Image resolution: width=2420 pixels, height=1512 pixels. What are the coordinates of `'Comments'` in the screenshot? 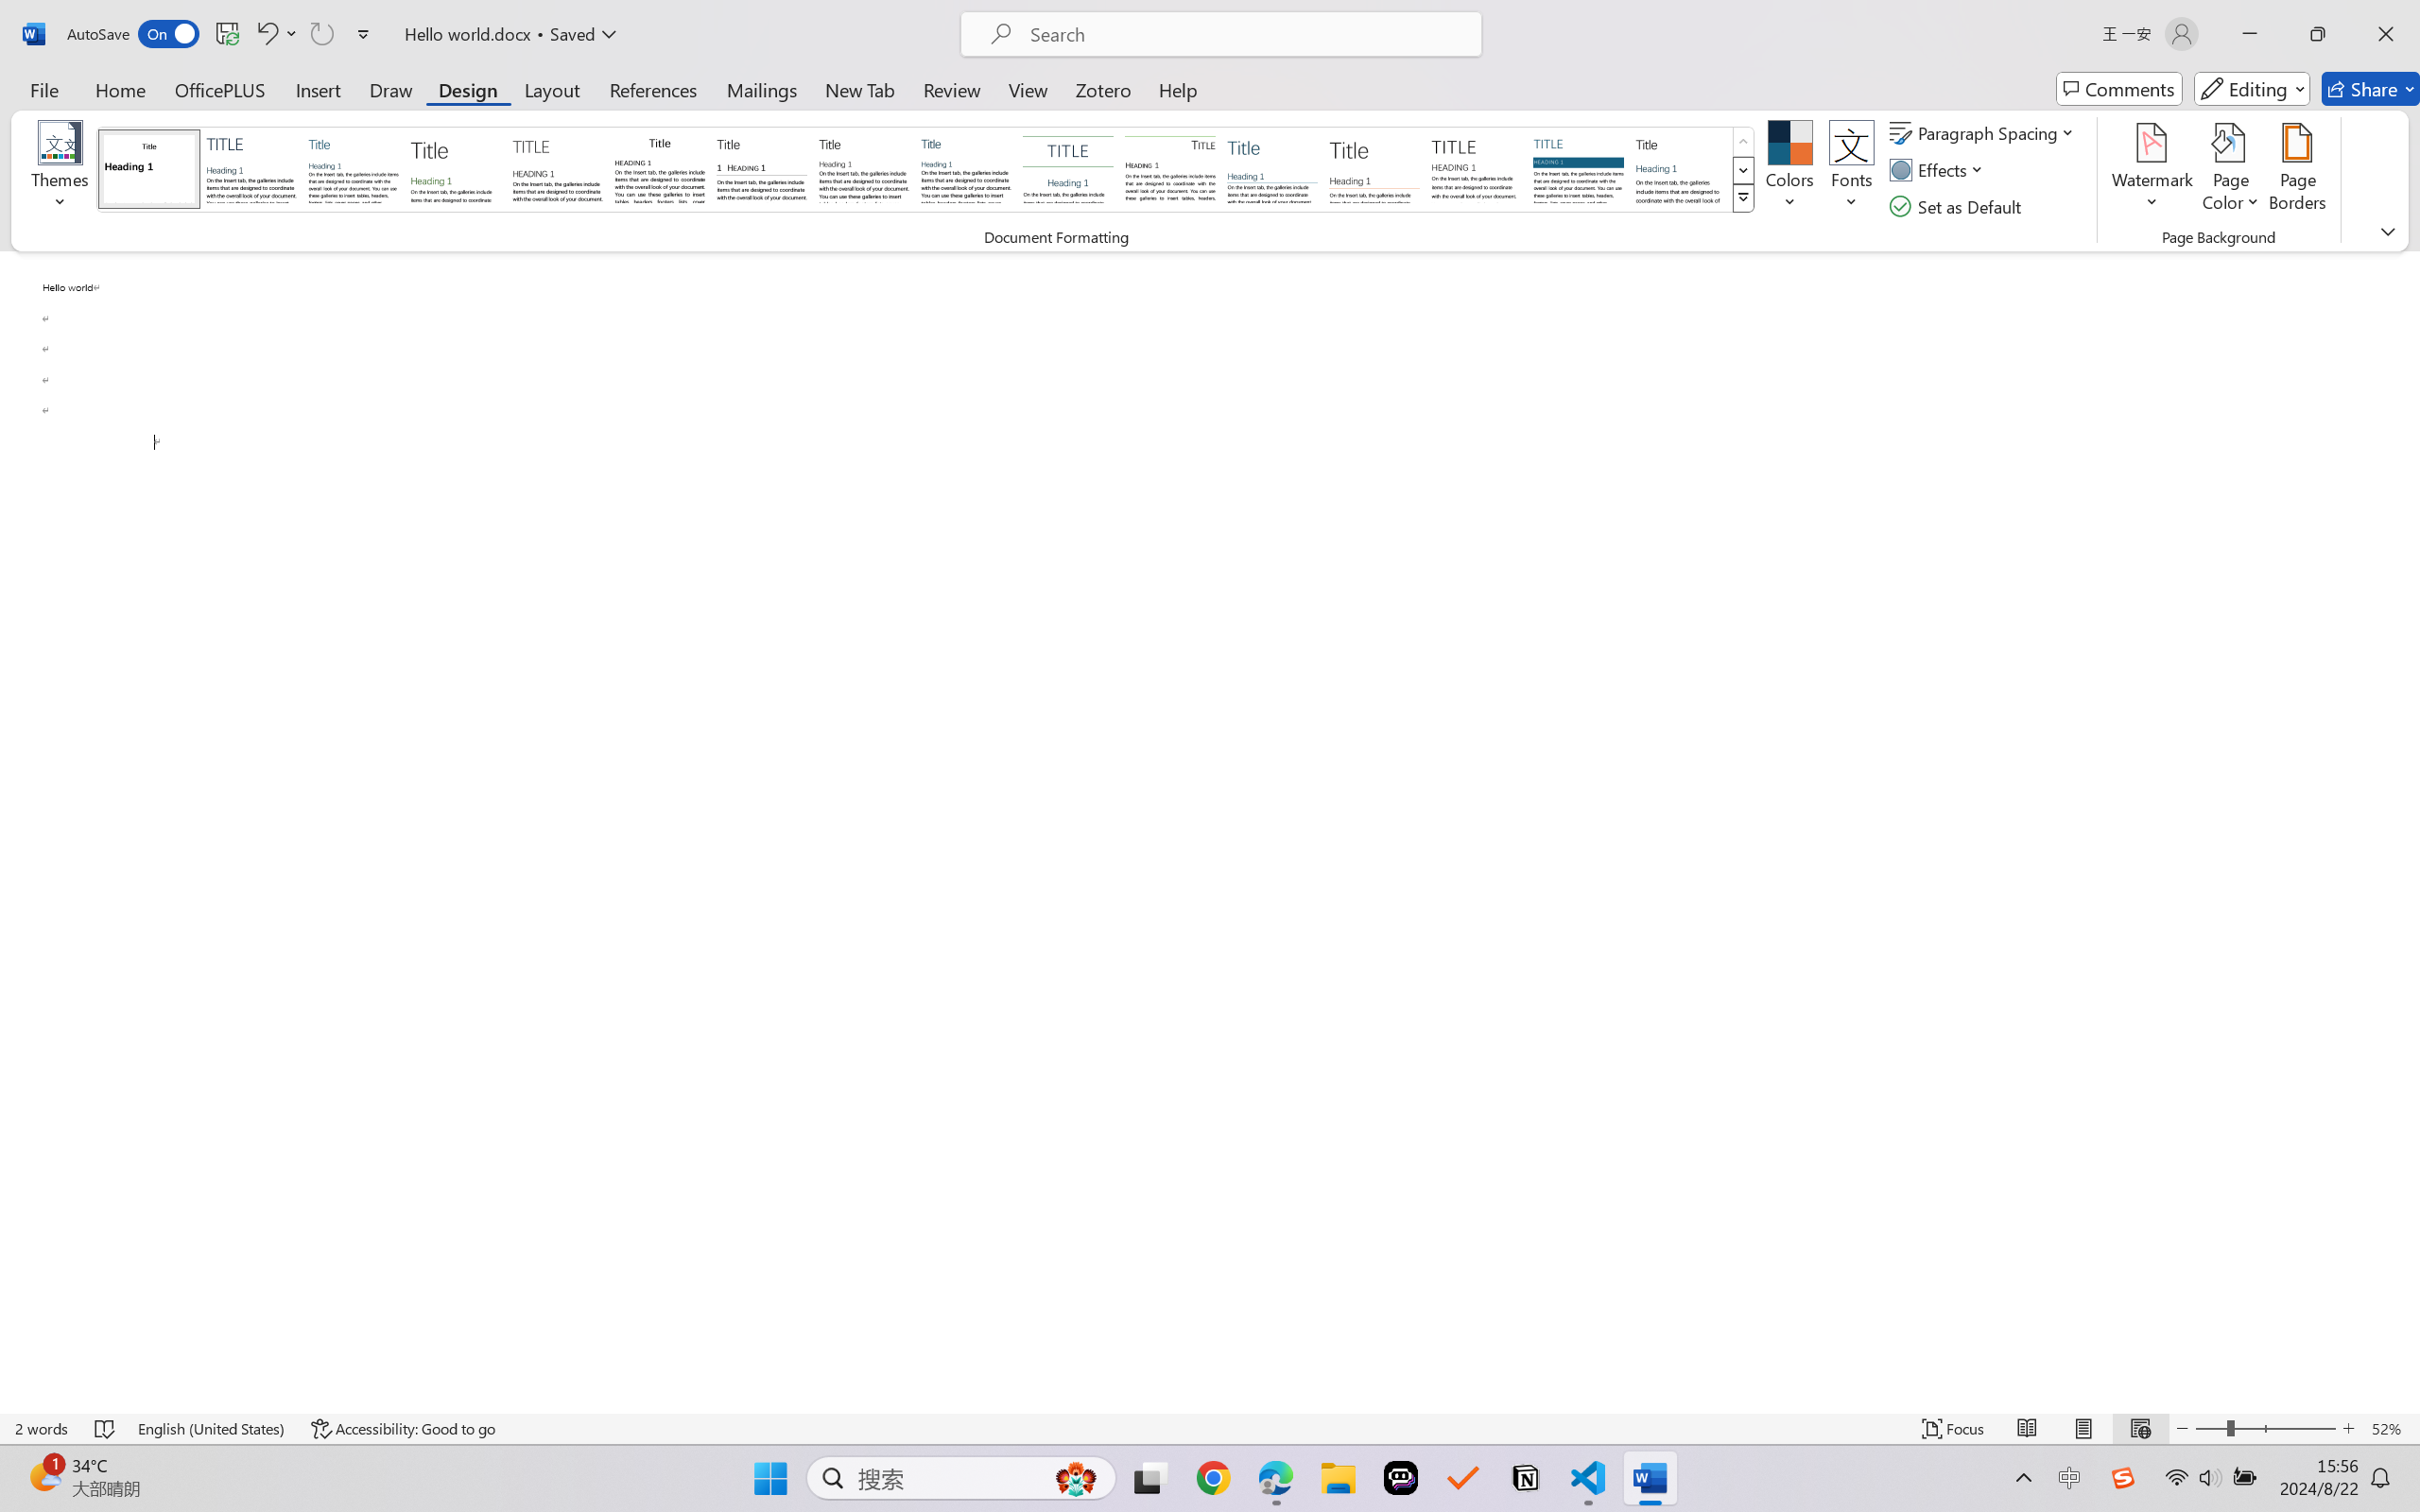 It's located at (2118, 88).